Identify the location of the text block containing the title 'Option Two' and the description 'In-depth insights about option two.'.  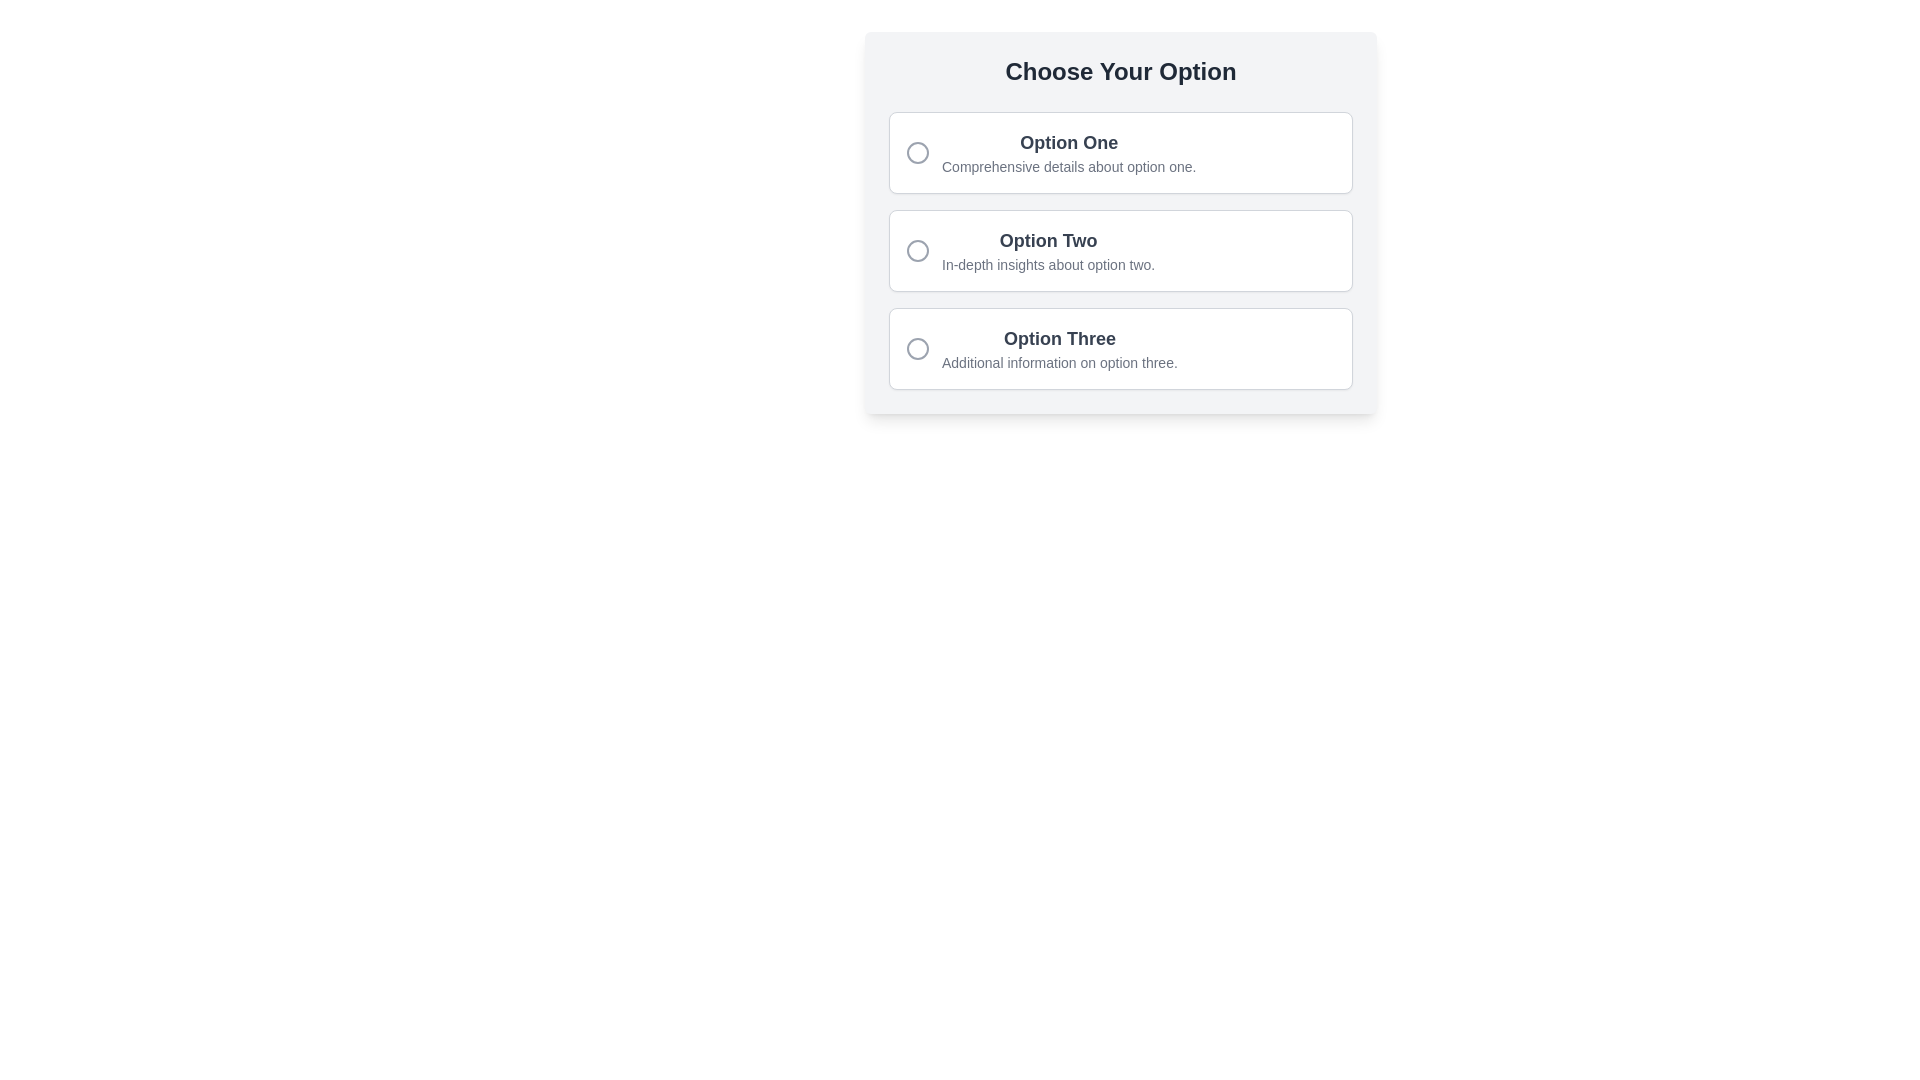
(1047, 249).